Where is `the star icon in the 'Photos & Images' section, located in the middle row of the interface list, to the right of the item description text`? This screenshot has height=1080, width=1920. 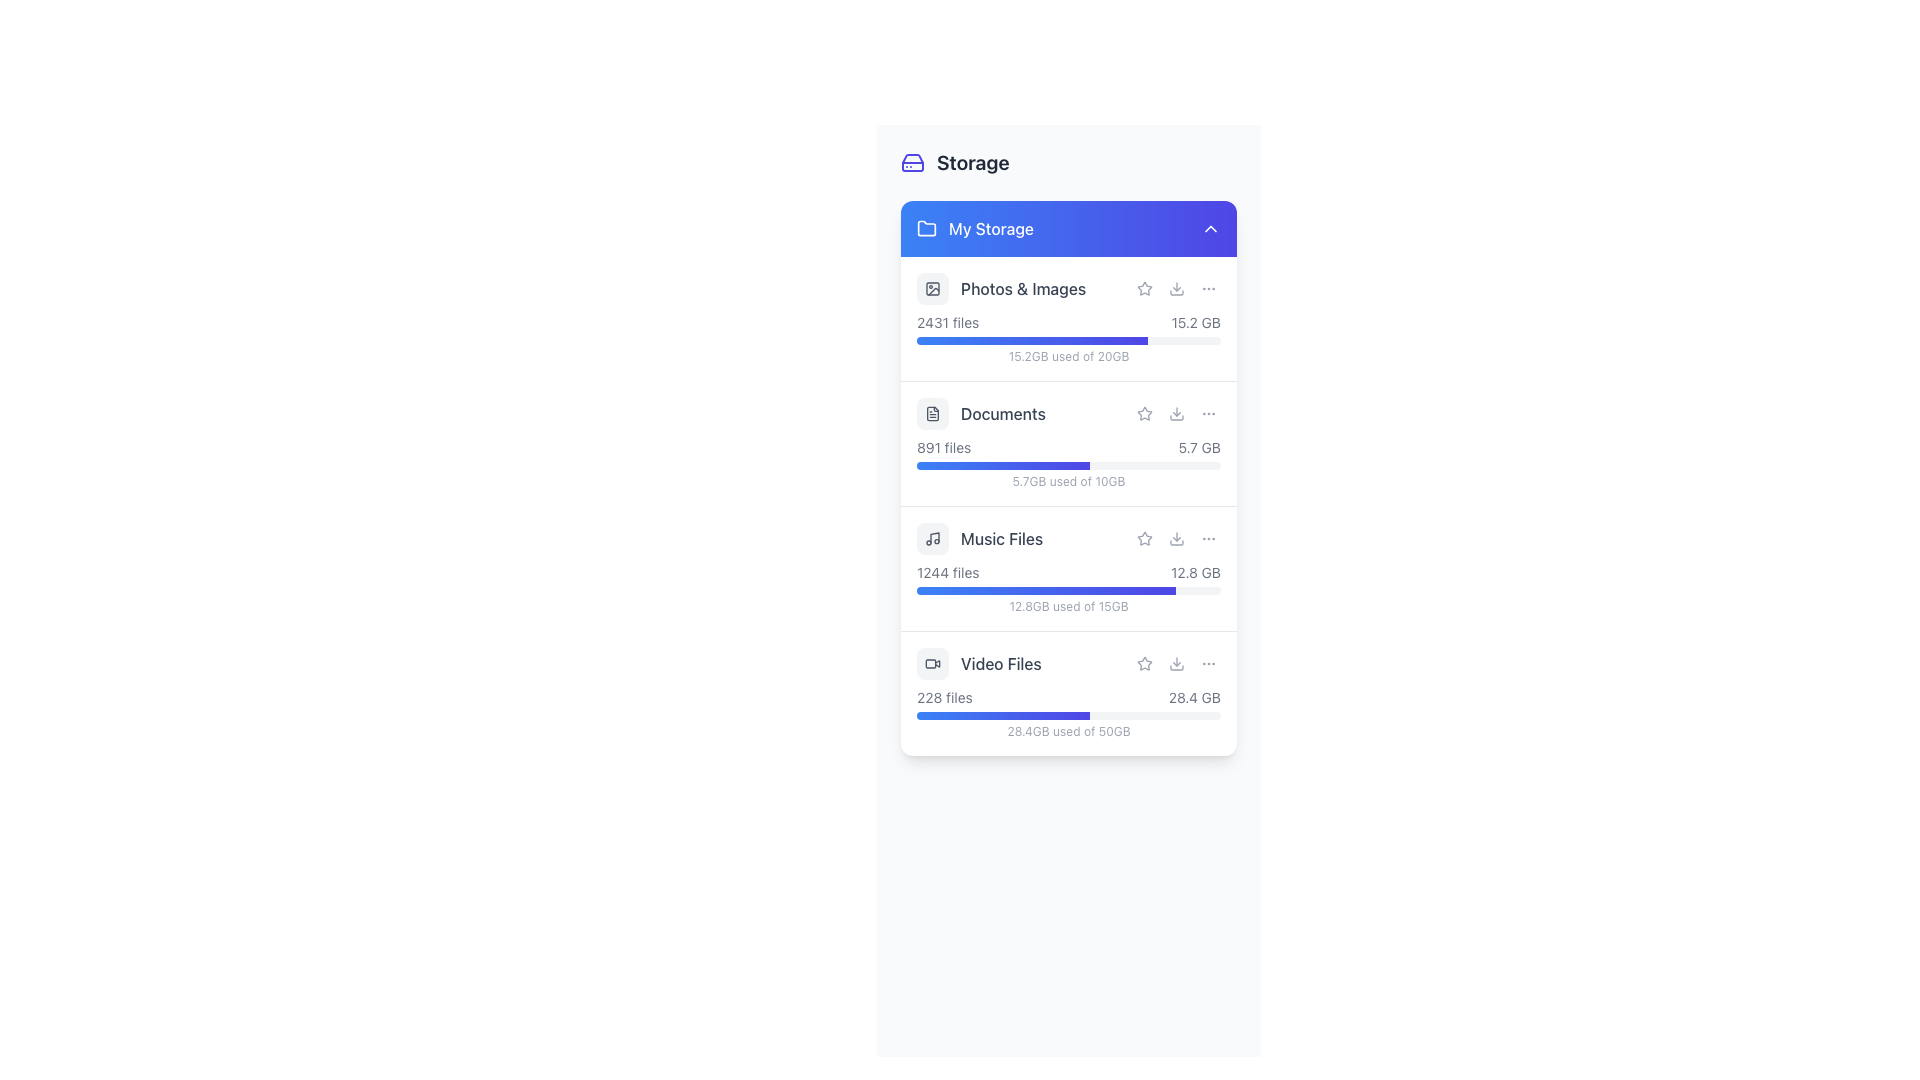
the star icon in the 'Photos & Images' section, located in the middle row of the interface list, to the right of the item description text is located at coordinates (1145, 288).